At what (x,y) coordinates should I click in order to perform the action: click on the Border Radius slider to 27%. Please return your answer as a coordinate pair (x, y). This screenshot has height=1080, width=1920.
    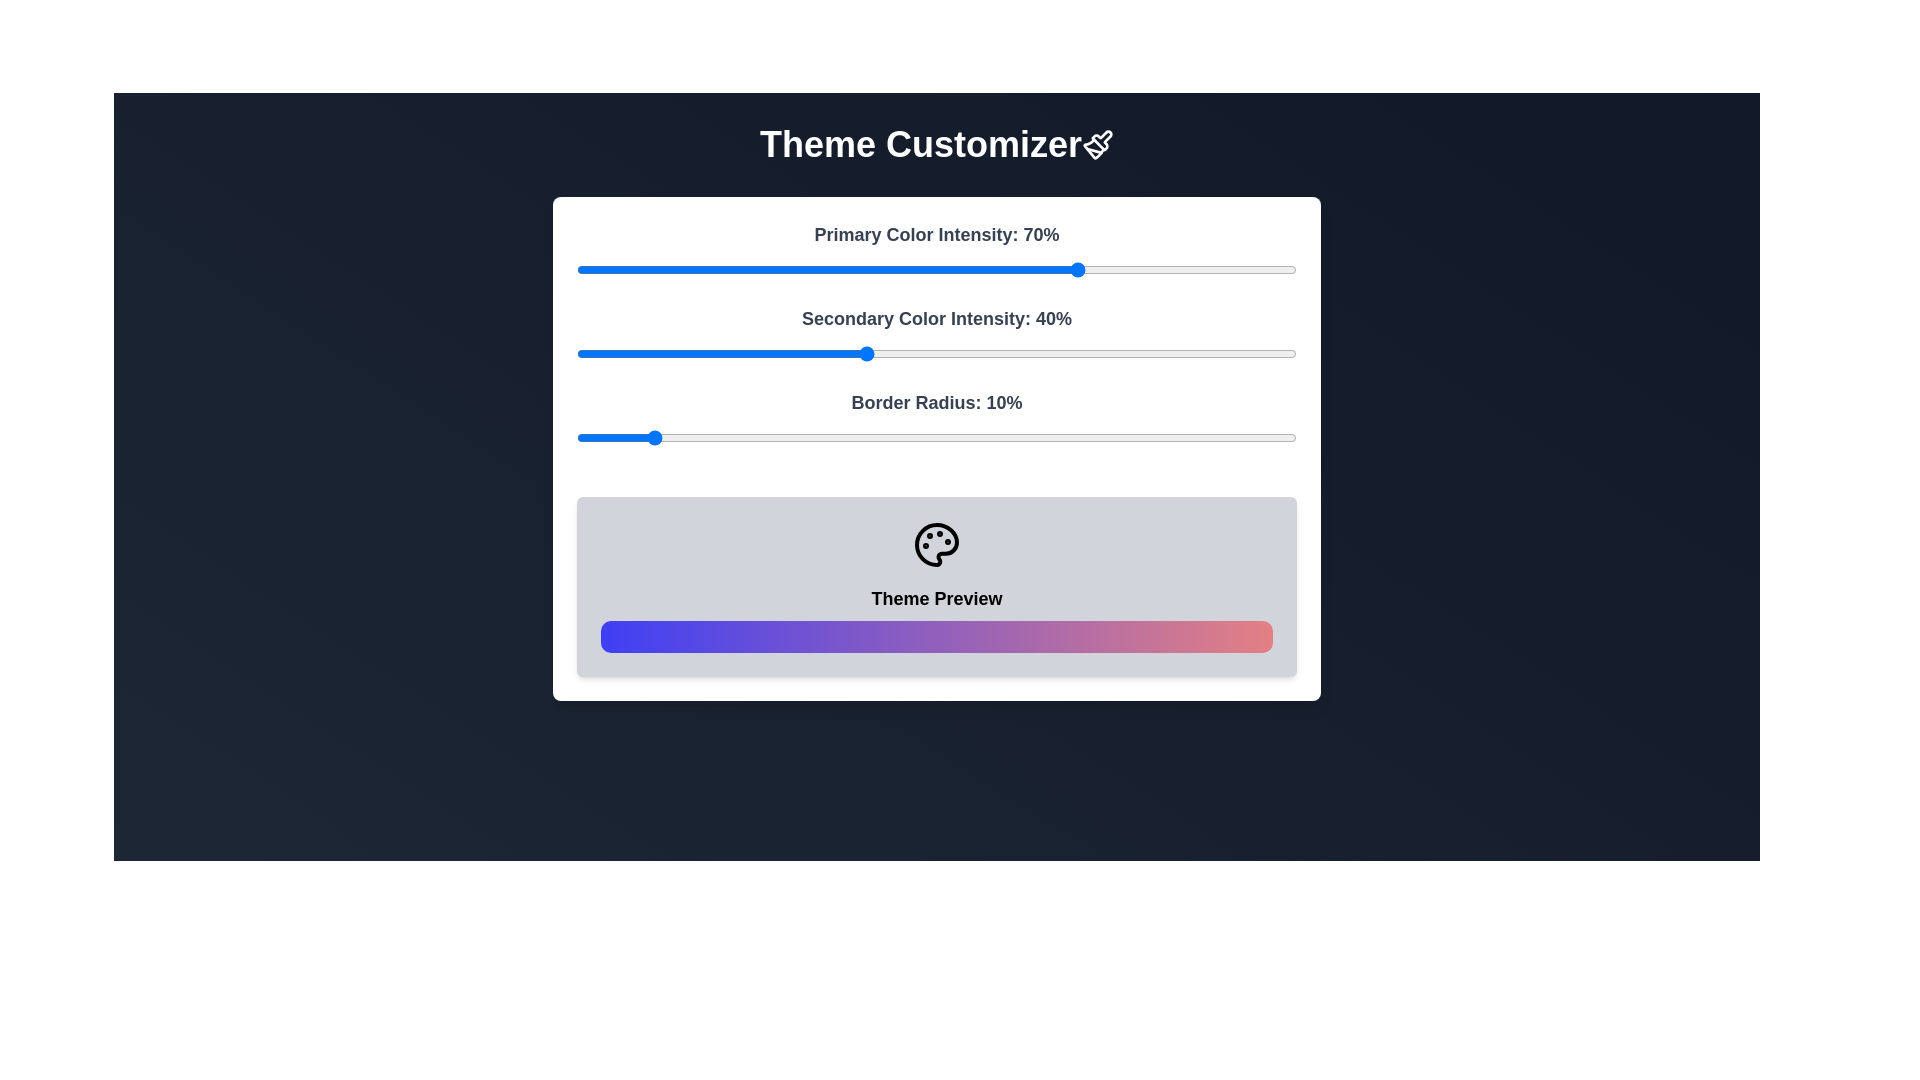
    Looking at the image, I should click on (770, 437).